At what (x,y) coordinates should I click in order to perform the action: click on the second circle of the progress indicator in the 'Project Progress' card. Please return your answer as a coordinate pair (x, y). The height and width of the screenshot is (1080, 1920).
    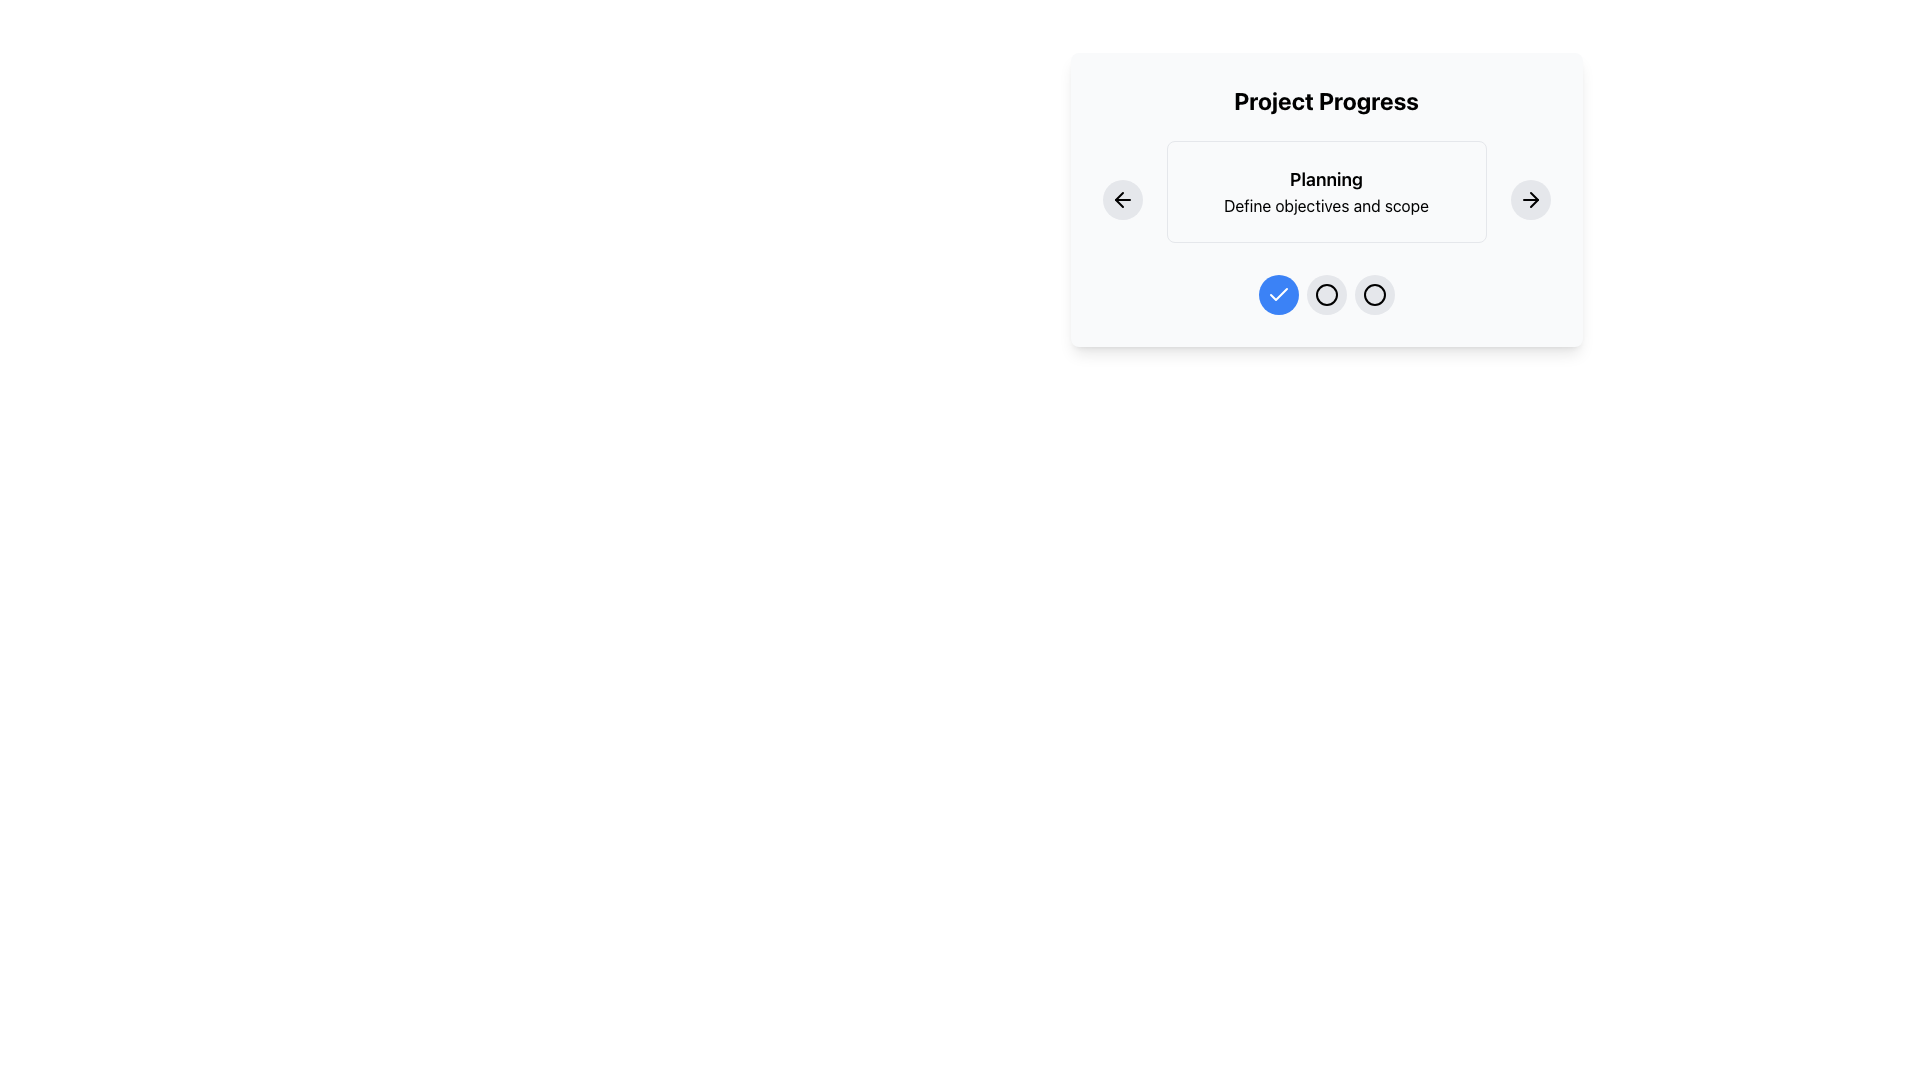
    Looking at the image, I should click on (1326, 294).